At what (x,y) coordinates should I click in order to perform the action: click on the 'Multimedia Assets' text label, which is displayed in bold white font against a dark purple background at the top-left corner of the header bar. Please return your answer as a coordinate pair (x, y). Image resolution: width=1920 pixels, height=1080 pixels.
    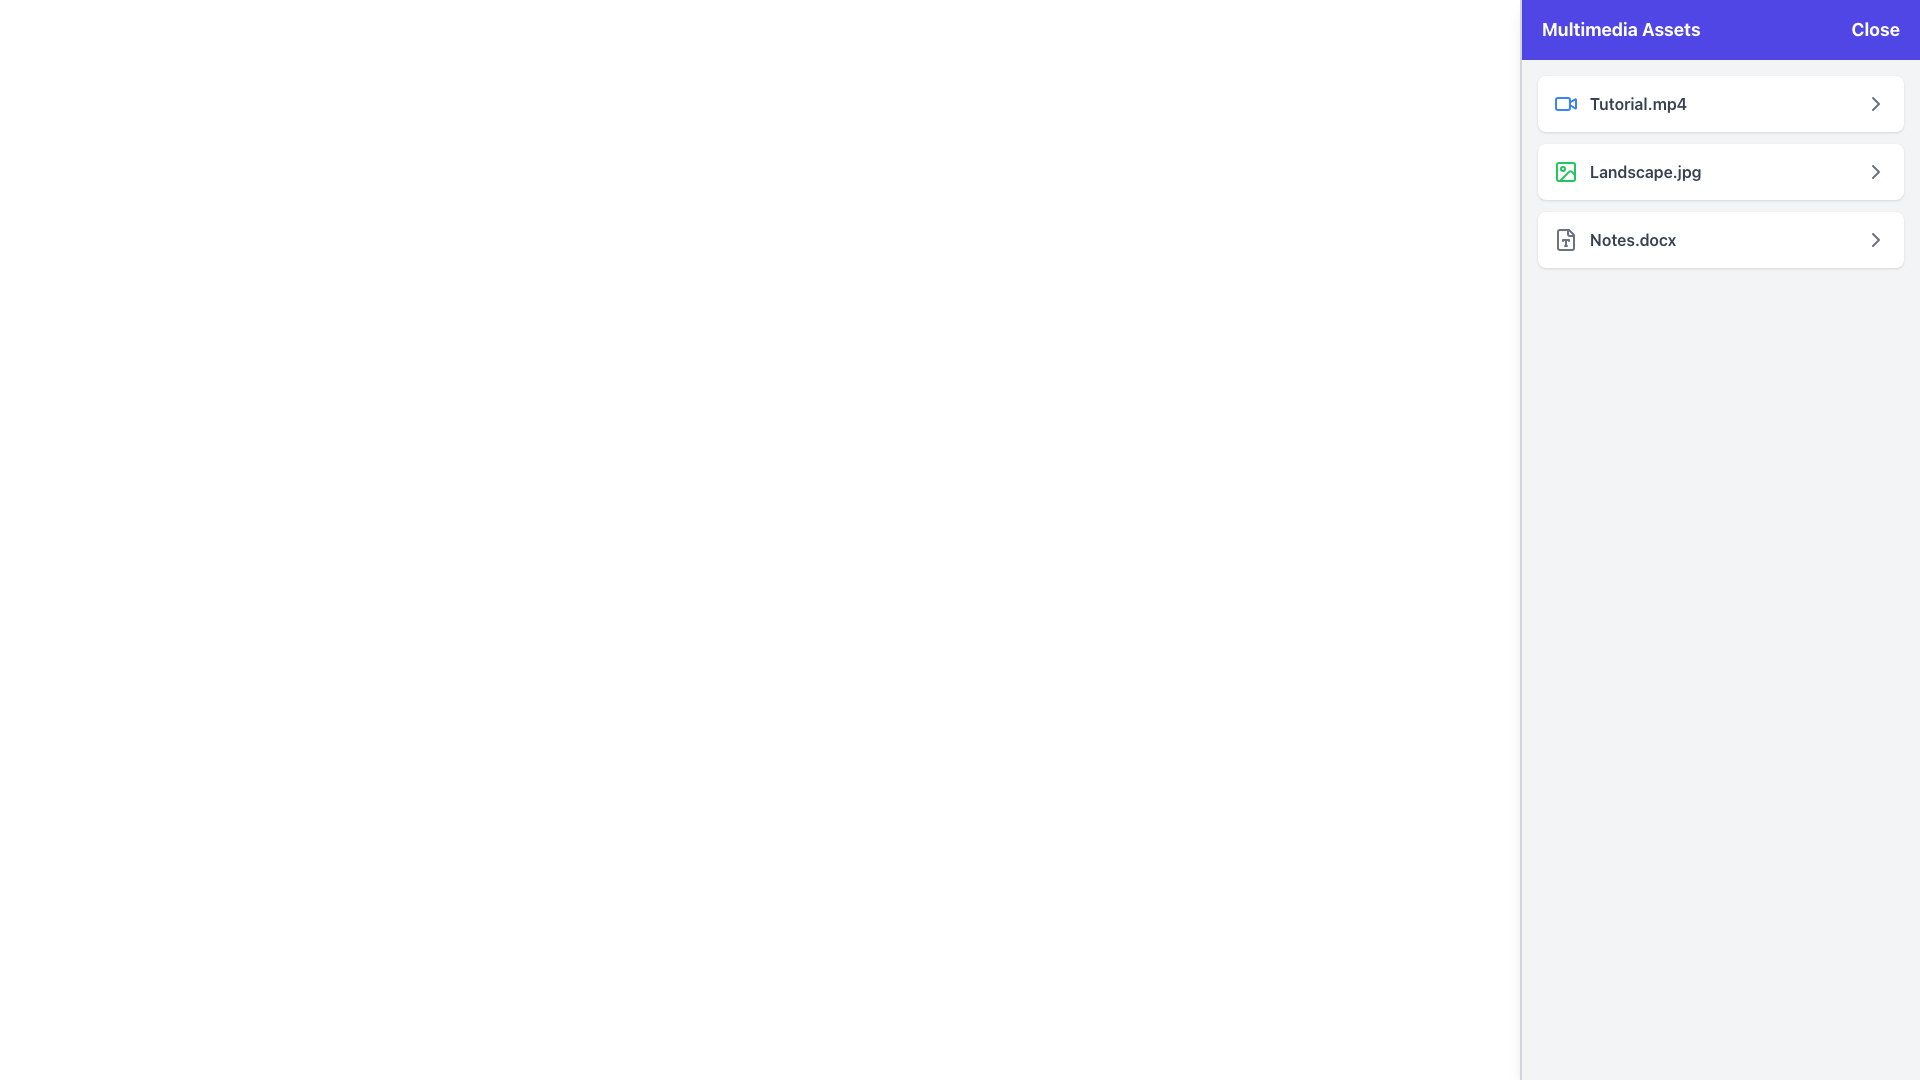
    Looking at the image, I should click on (1621, 30).